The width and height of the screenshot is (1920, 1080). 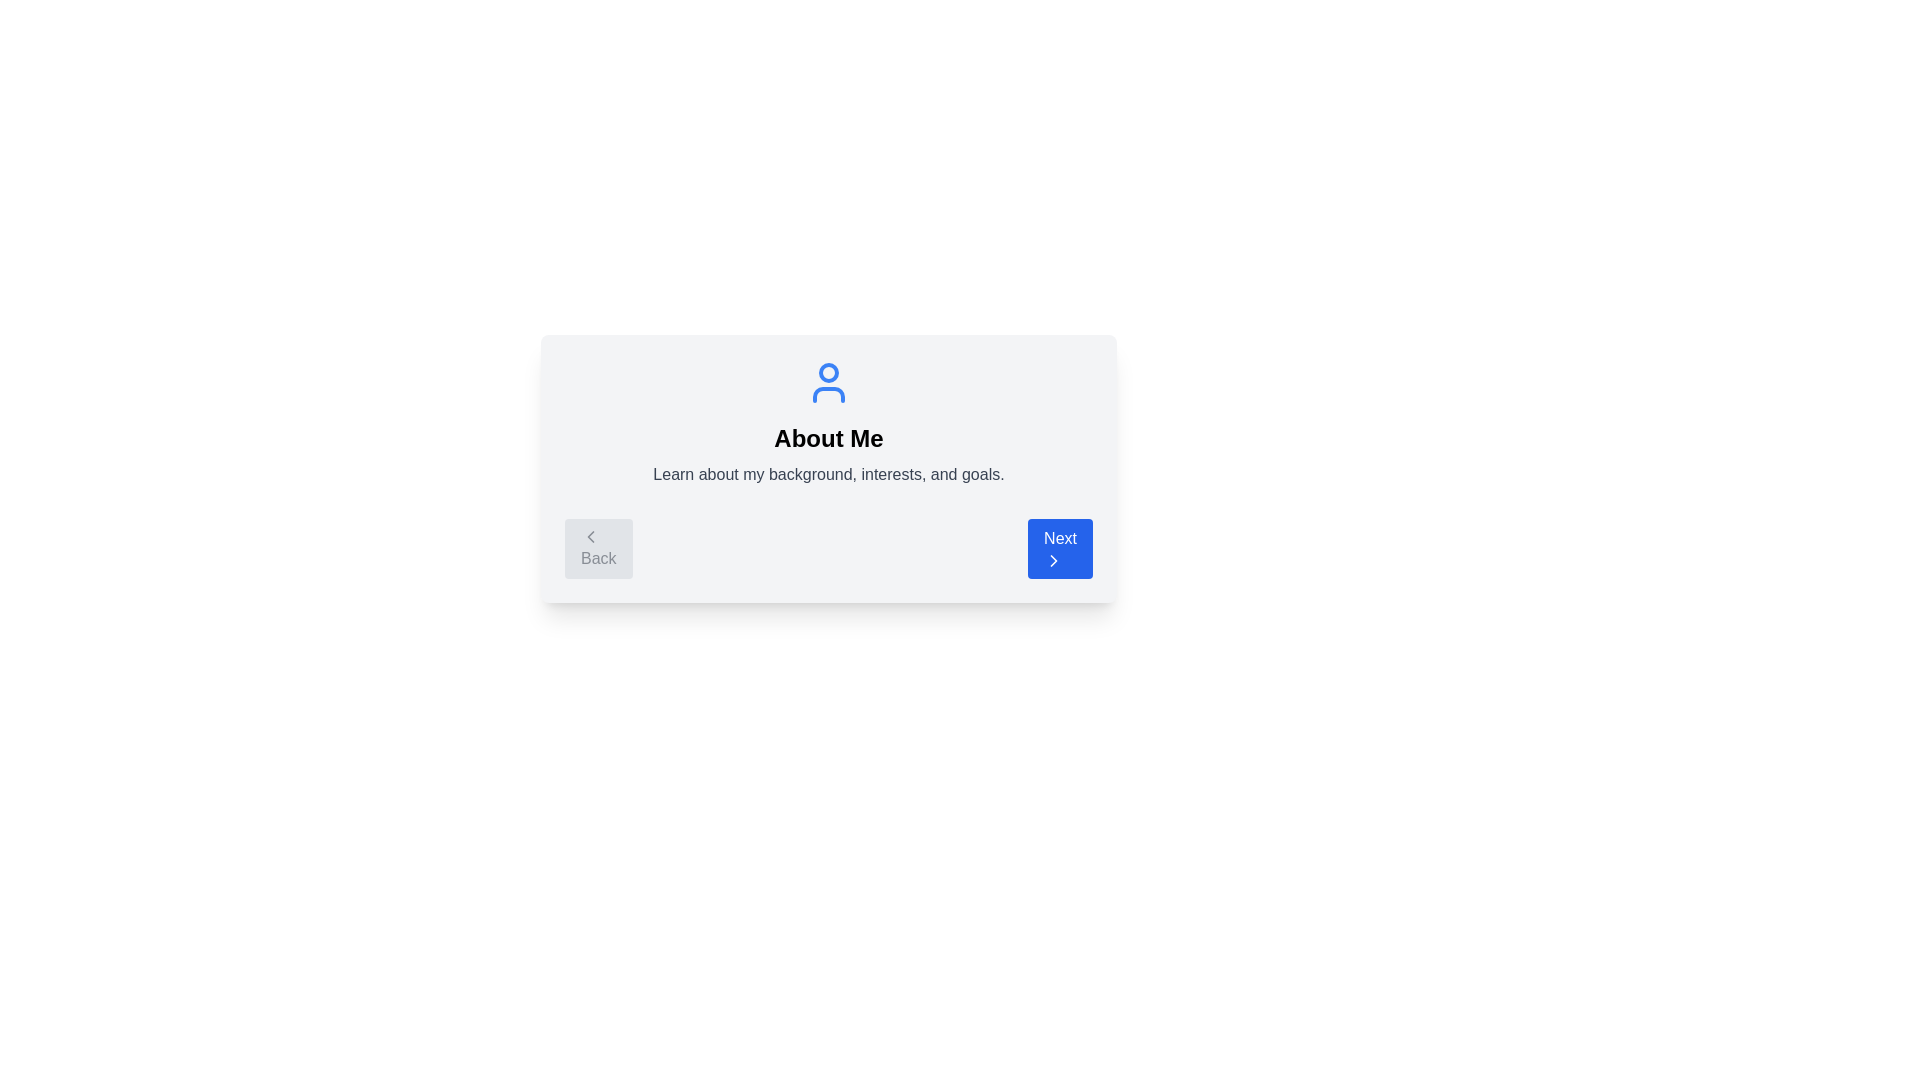 What do you see at coordinates (829, 382) in the screenshot?
I see `the blue user icon, which is centrally placed at the top of the card-like component containing a title and description` at bounding box center [829, 382].